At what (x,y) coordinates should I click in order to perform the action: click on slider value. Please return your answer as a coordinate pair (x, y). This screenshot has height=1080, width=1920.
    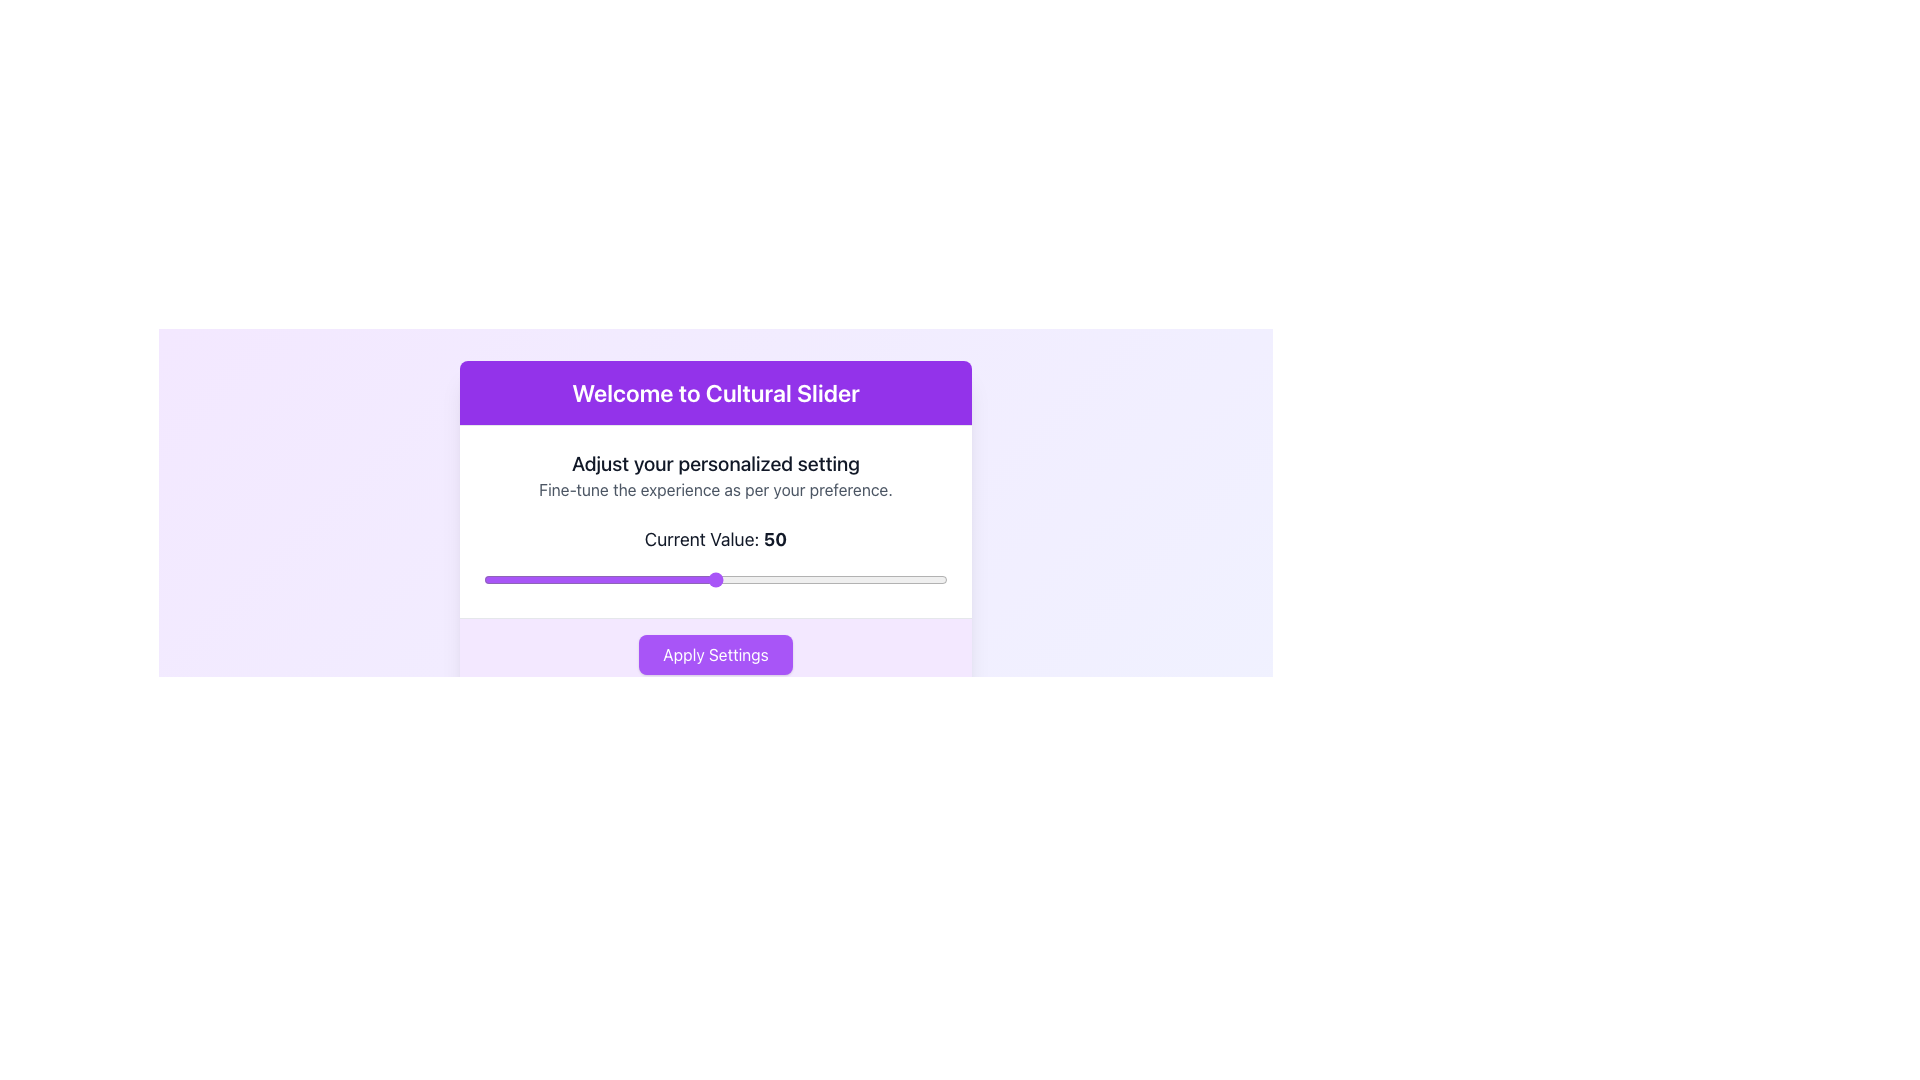
    Looking at the image, I should click on (521, 579).